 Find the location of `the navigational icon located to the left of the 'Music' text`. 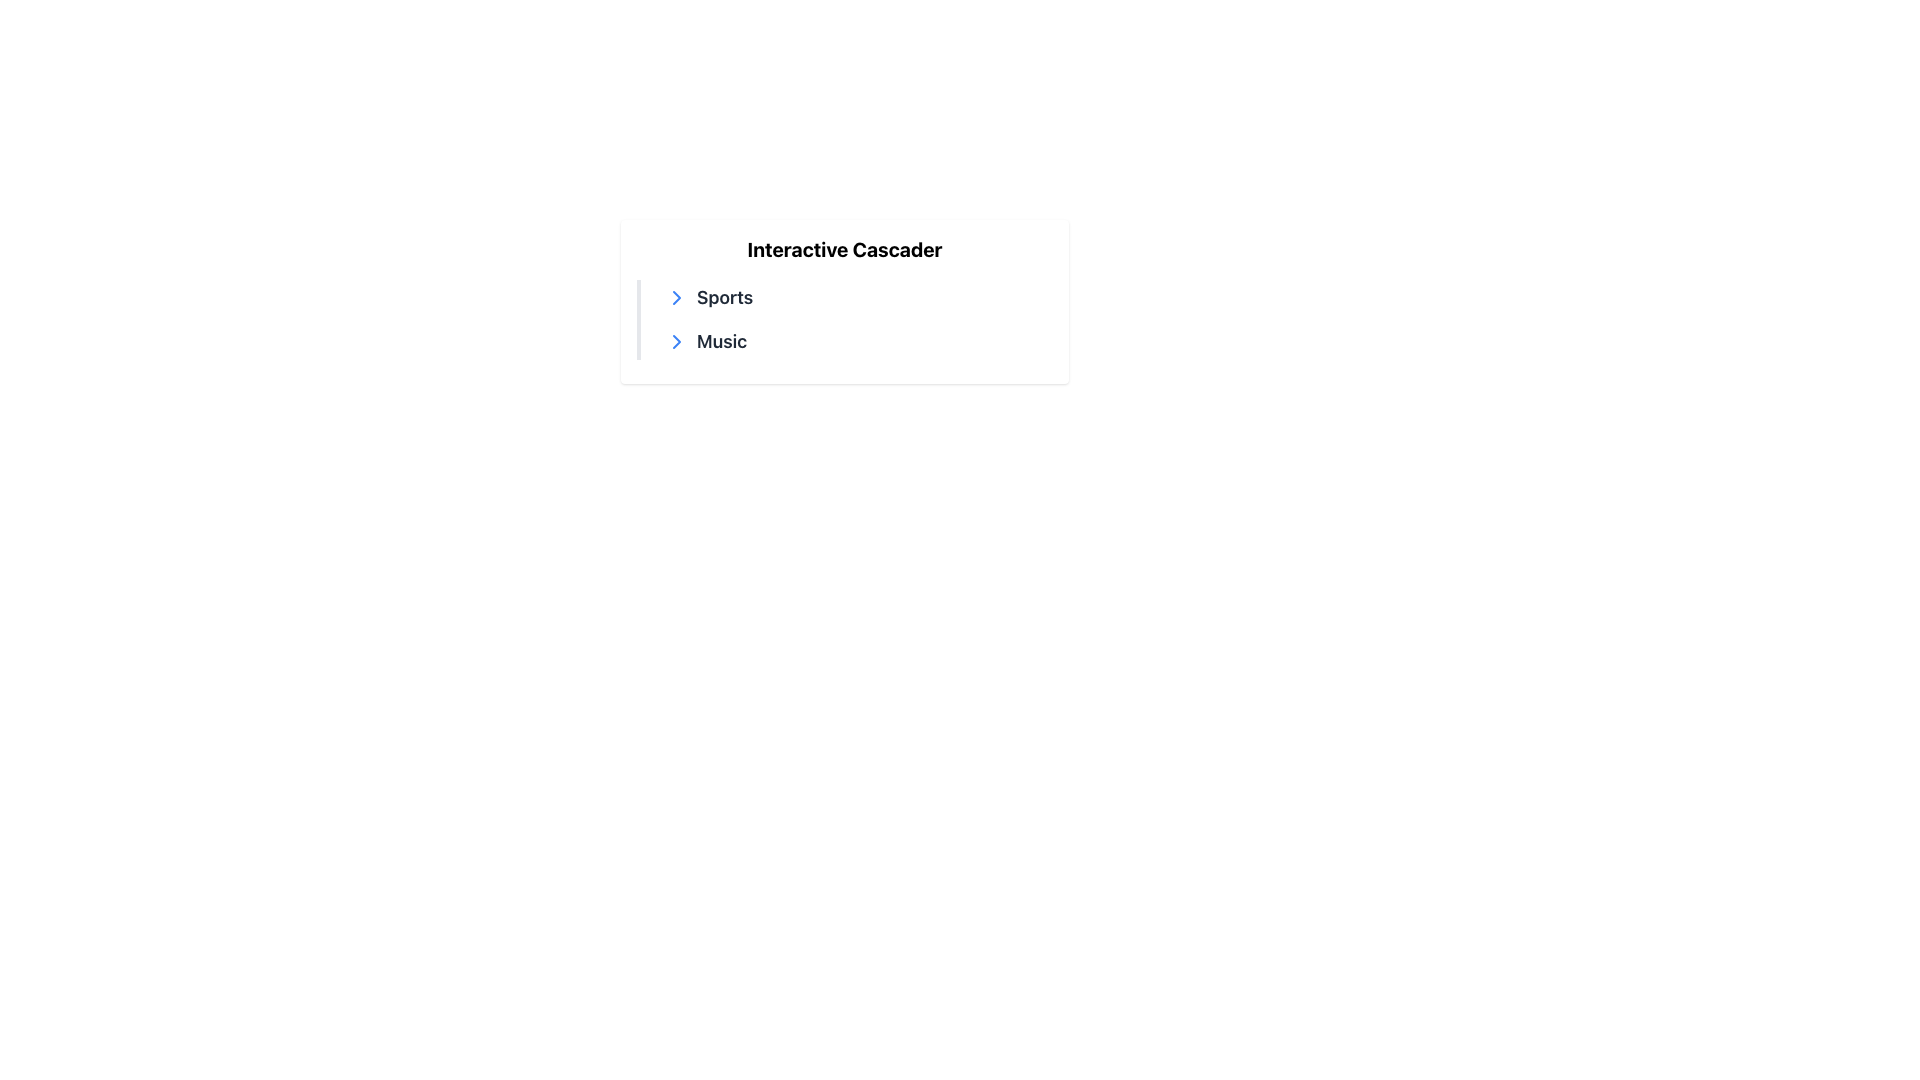

the navigational icon located to the left of the 'Music' text is located at coordinates (676, 341).